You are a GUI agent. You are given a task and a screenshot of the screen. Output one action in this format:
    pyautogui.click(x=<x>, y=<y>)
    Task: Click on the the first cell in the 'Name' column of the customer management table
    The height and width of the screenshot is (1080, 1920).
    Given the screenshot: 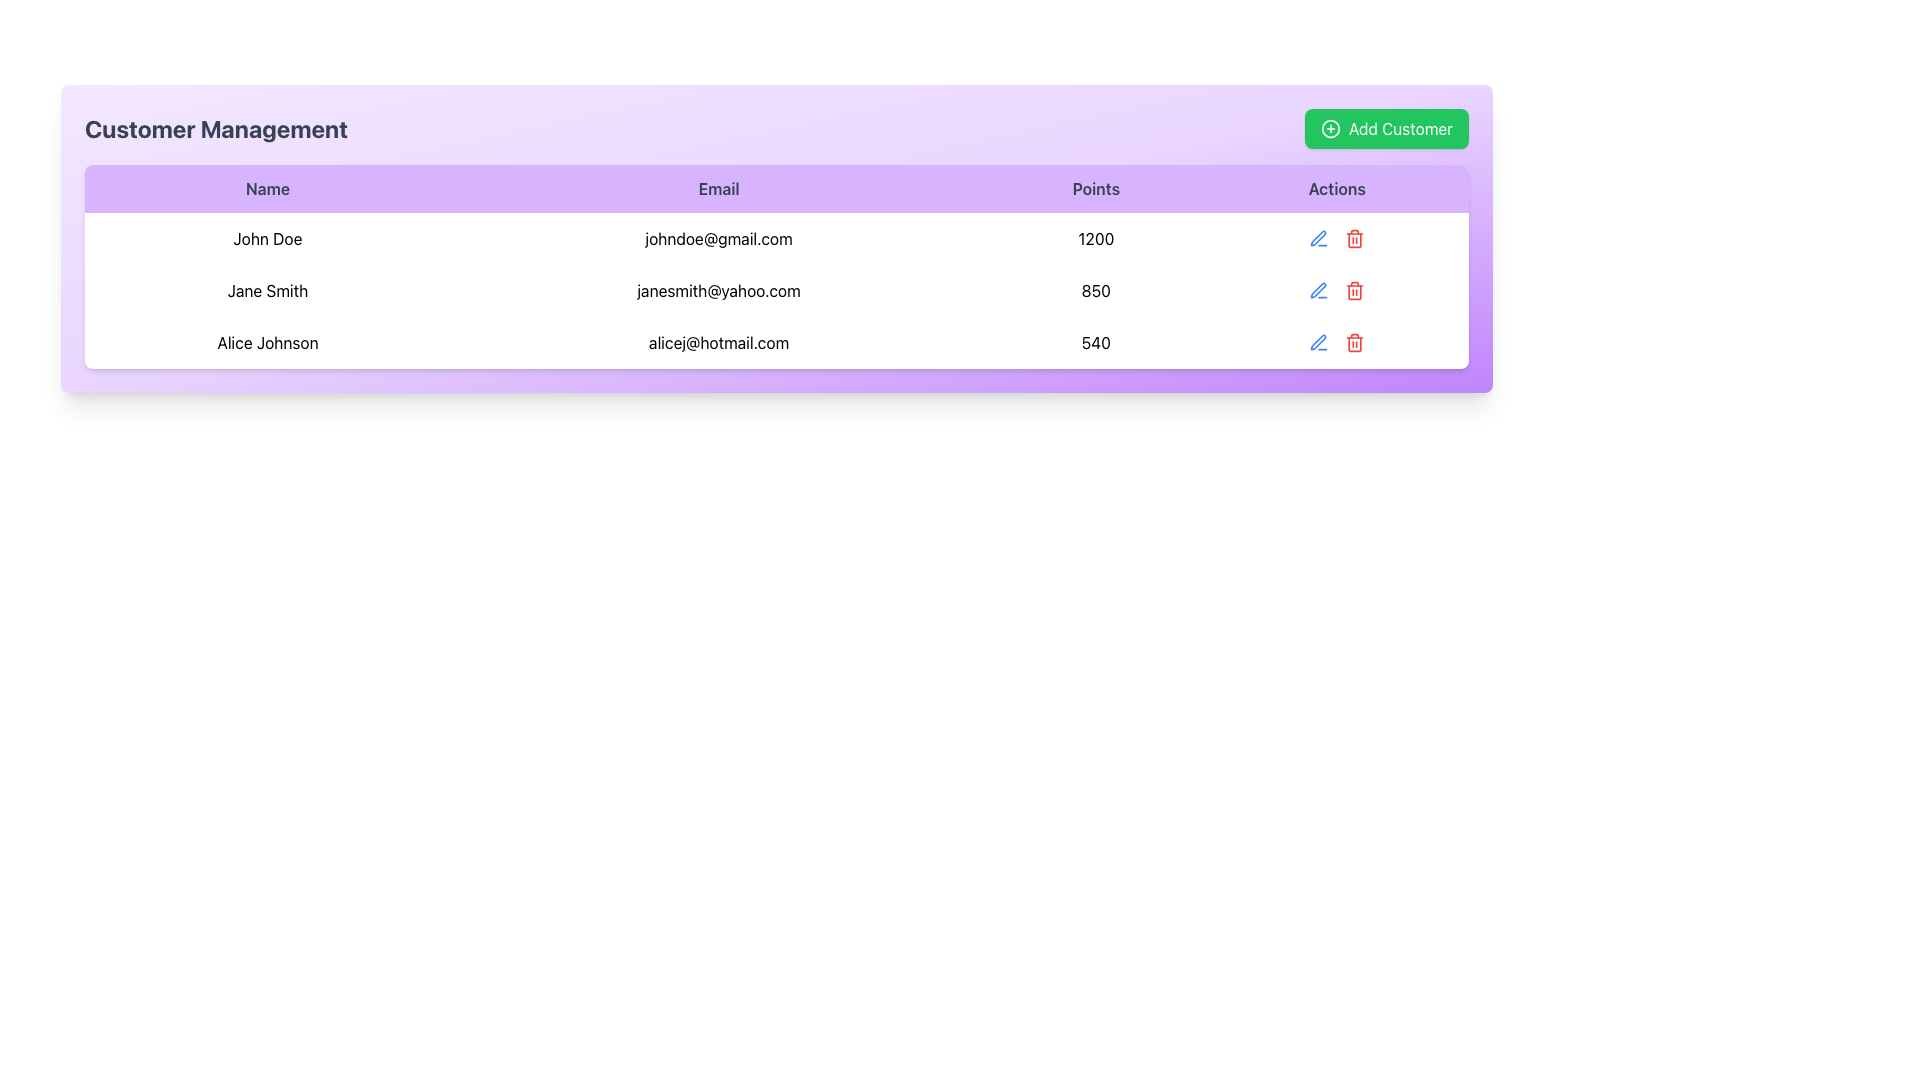 What is the action you would take?
    pyautogui.click(x=267, y=238)
    